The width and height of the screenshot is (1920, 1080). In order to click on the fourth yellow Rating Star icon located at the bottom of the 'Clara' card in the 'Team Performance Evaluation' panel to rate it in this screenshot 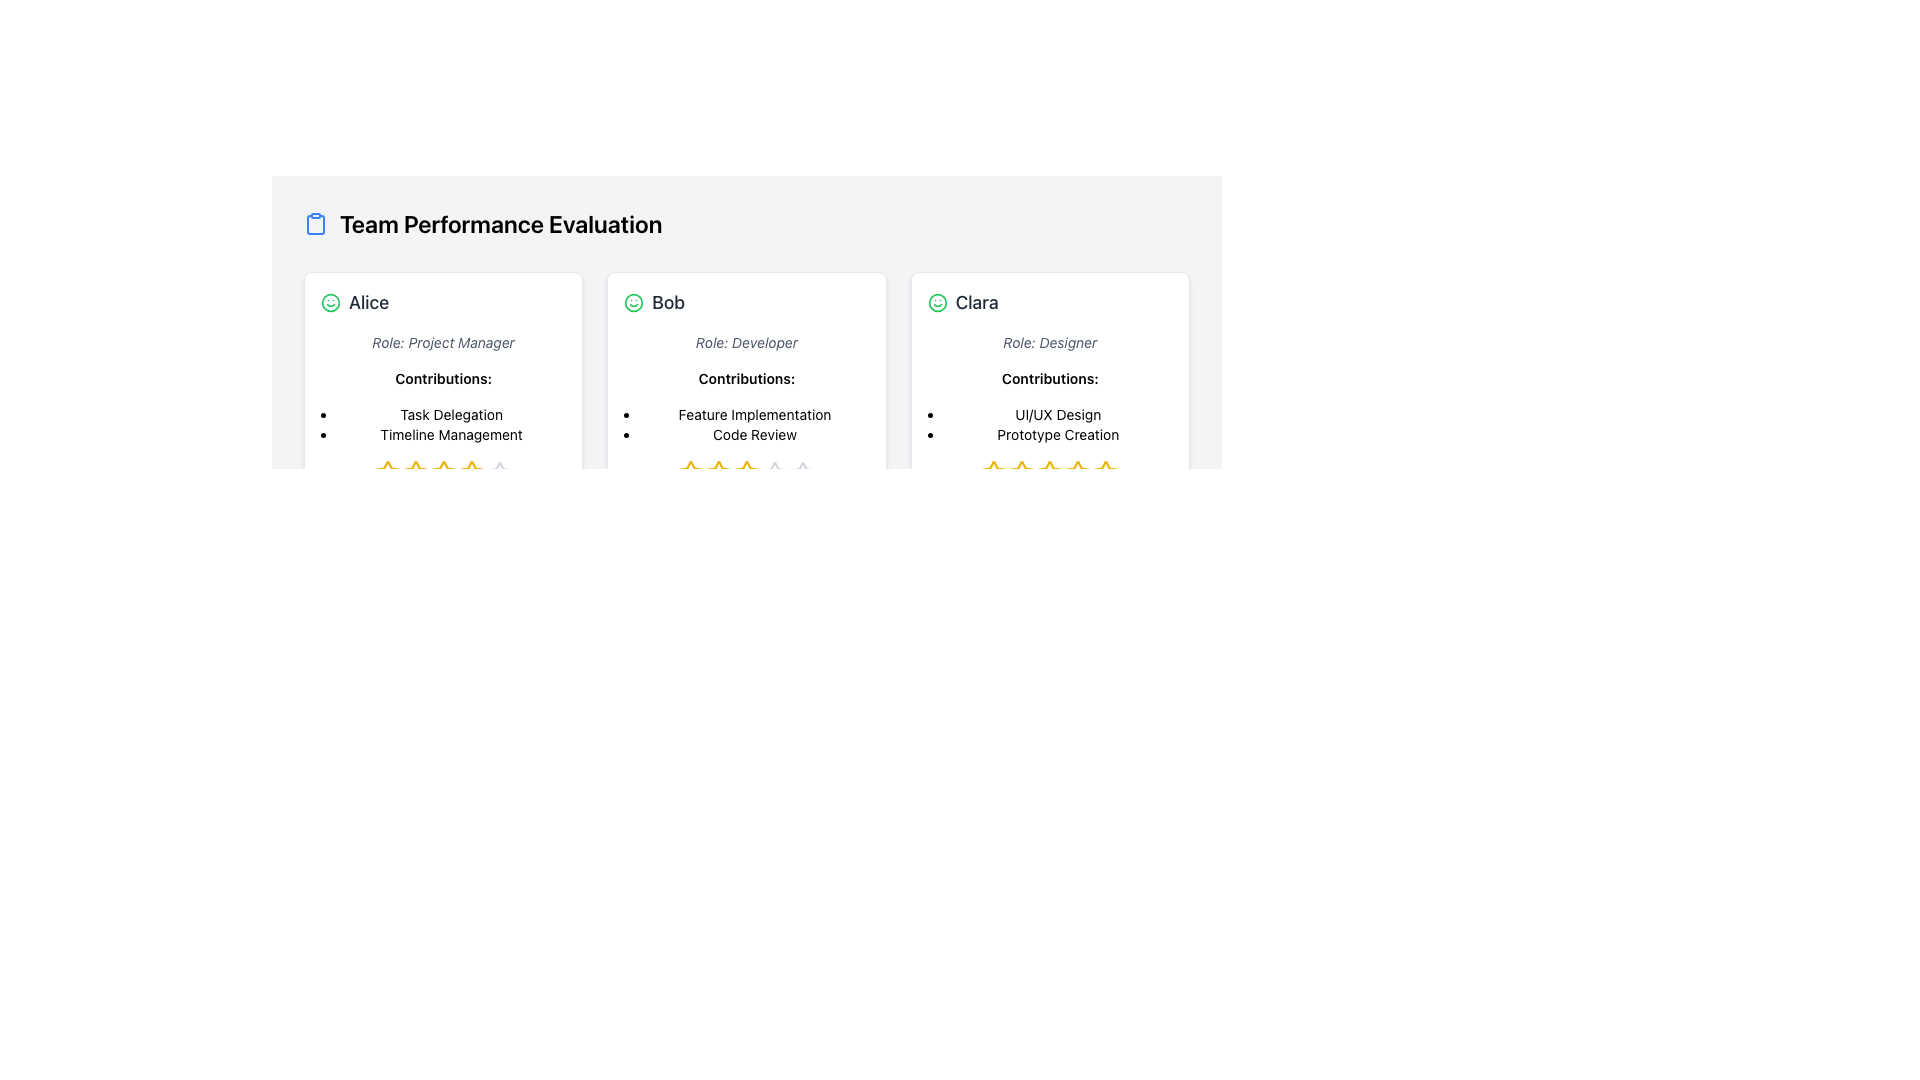, I will do `click(1077, 472)`.